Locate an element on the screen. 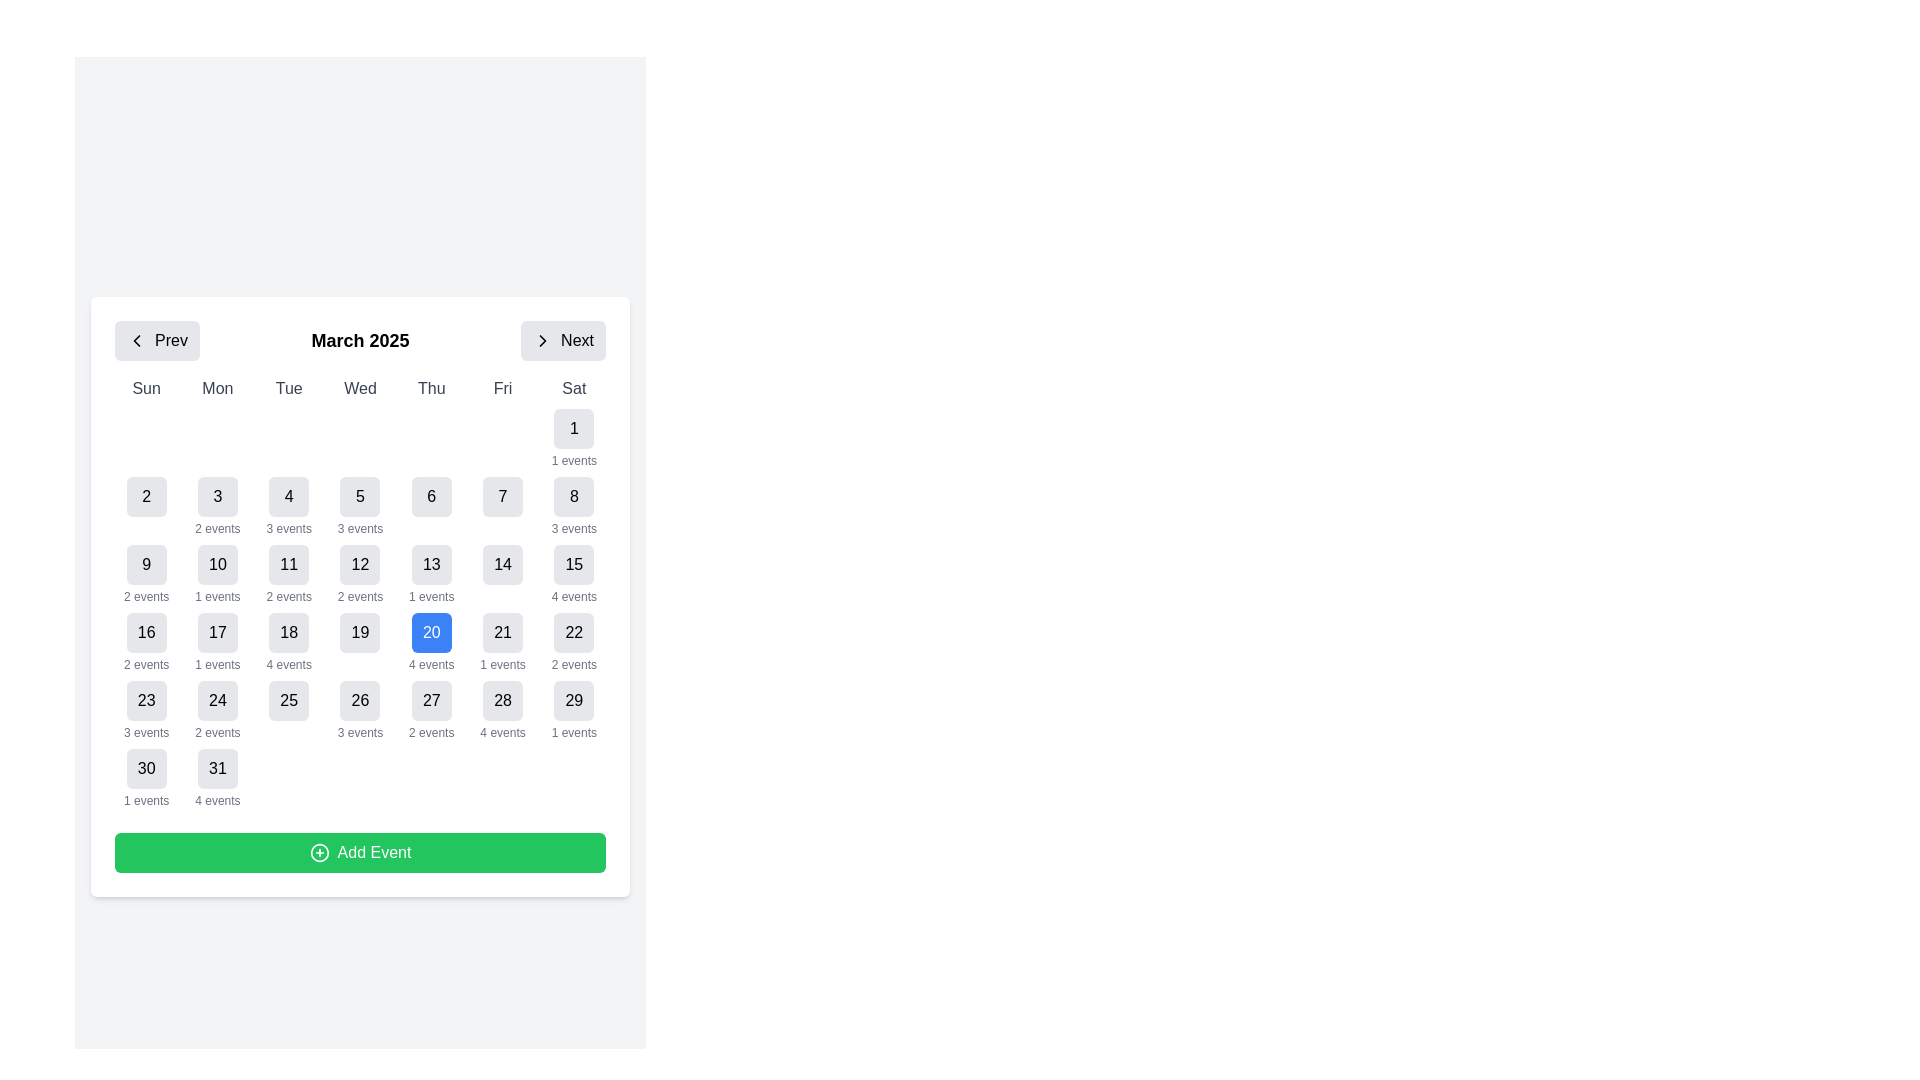  the Calendar date box representing the 31st date is located at coordinates (217, 778).